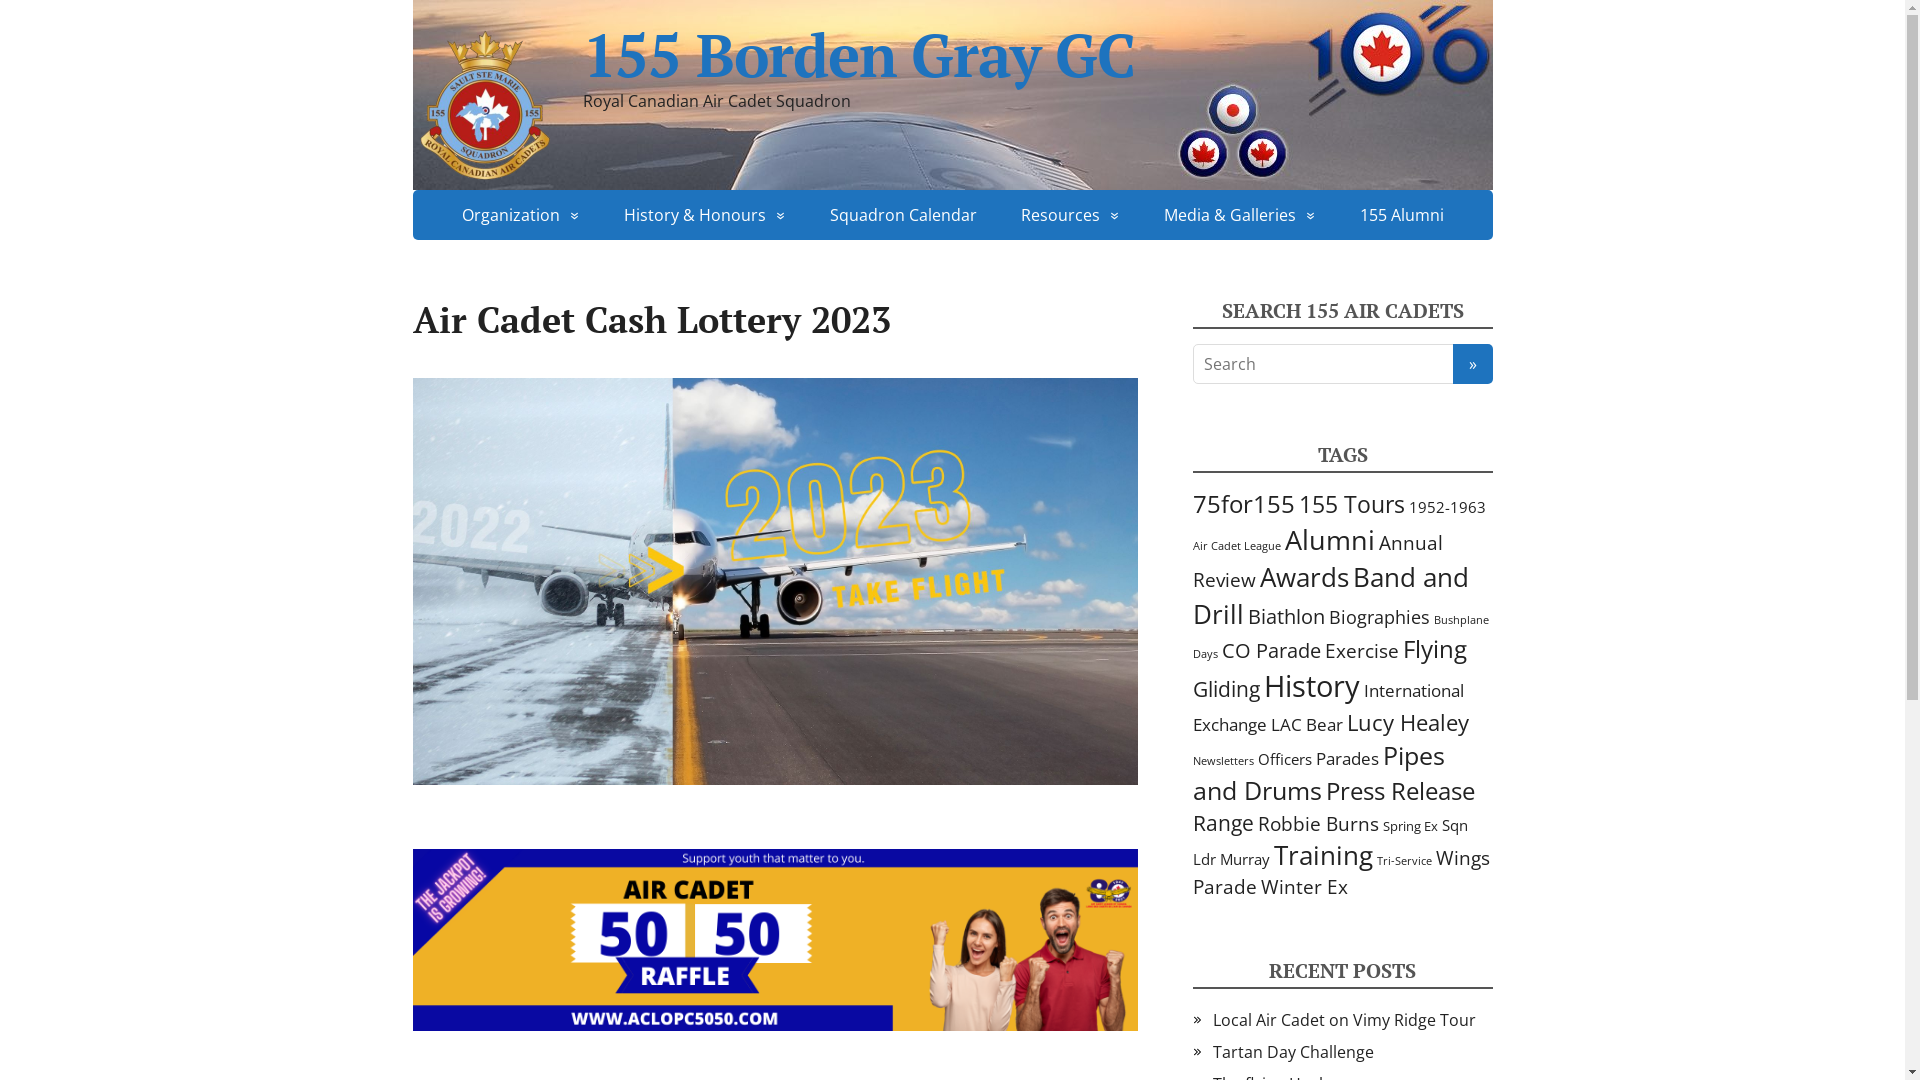 This screenshot has width=1920, height=1080. Describe the element at coordinates (1068, 215) in the screenshot. I see `'Resources'` at that location.